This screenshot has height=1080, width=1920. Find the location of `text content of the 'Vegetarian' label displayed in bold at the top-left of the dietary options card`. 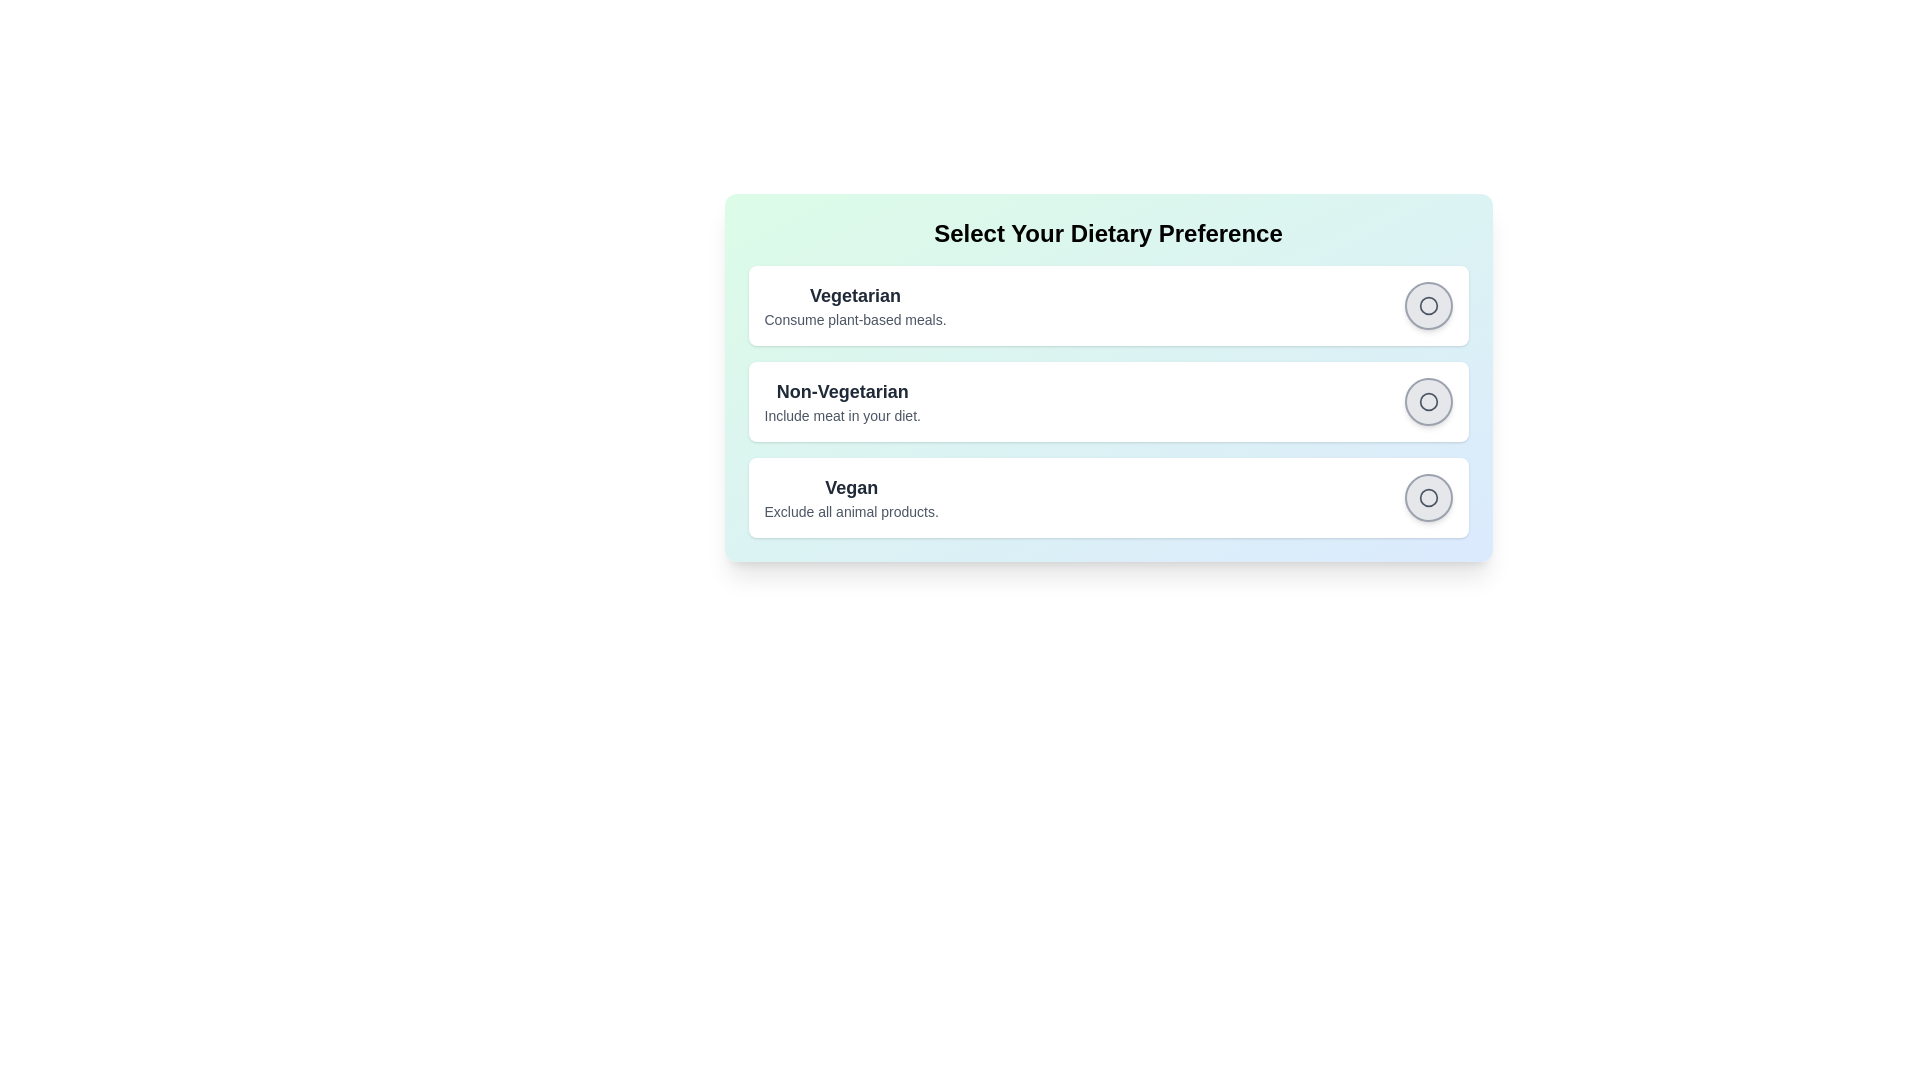

text content of the 'Vegetarian' label displayed in bold at the top-left of the dietary options card is located at coordinates (855, 296).